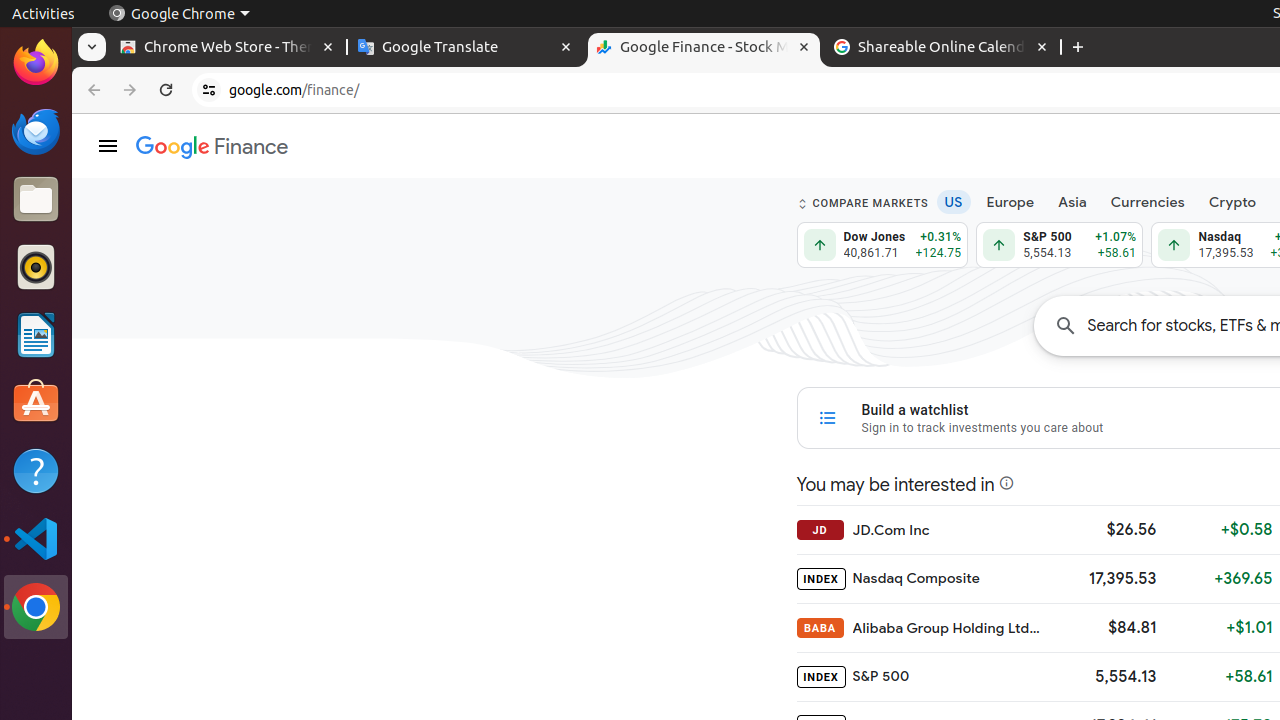  Describe the element at coordinates (881, 244) in the screenshot. I see `'Dow Jones 40,861.71 Up by 0.31% +124.75'` at that location.